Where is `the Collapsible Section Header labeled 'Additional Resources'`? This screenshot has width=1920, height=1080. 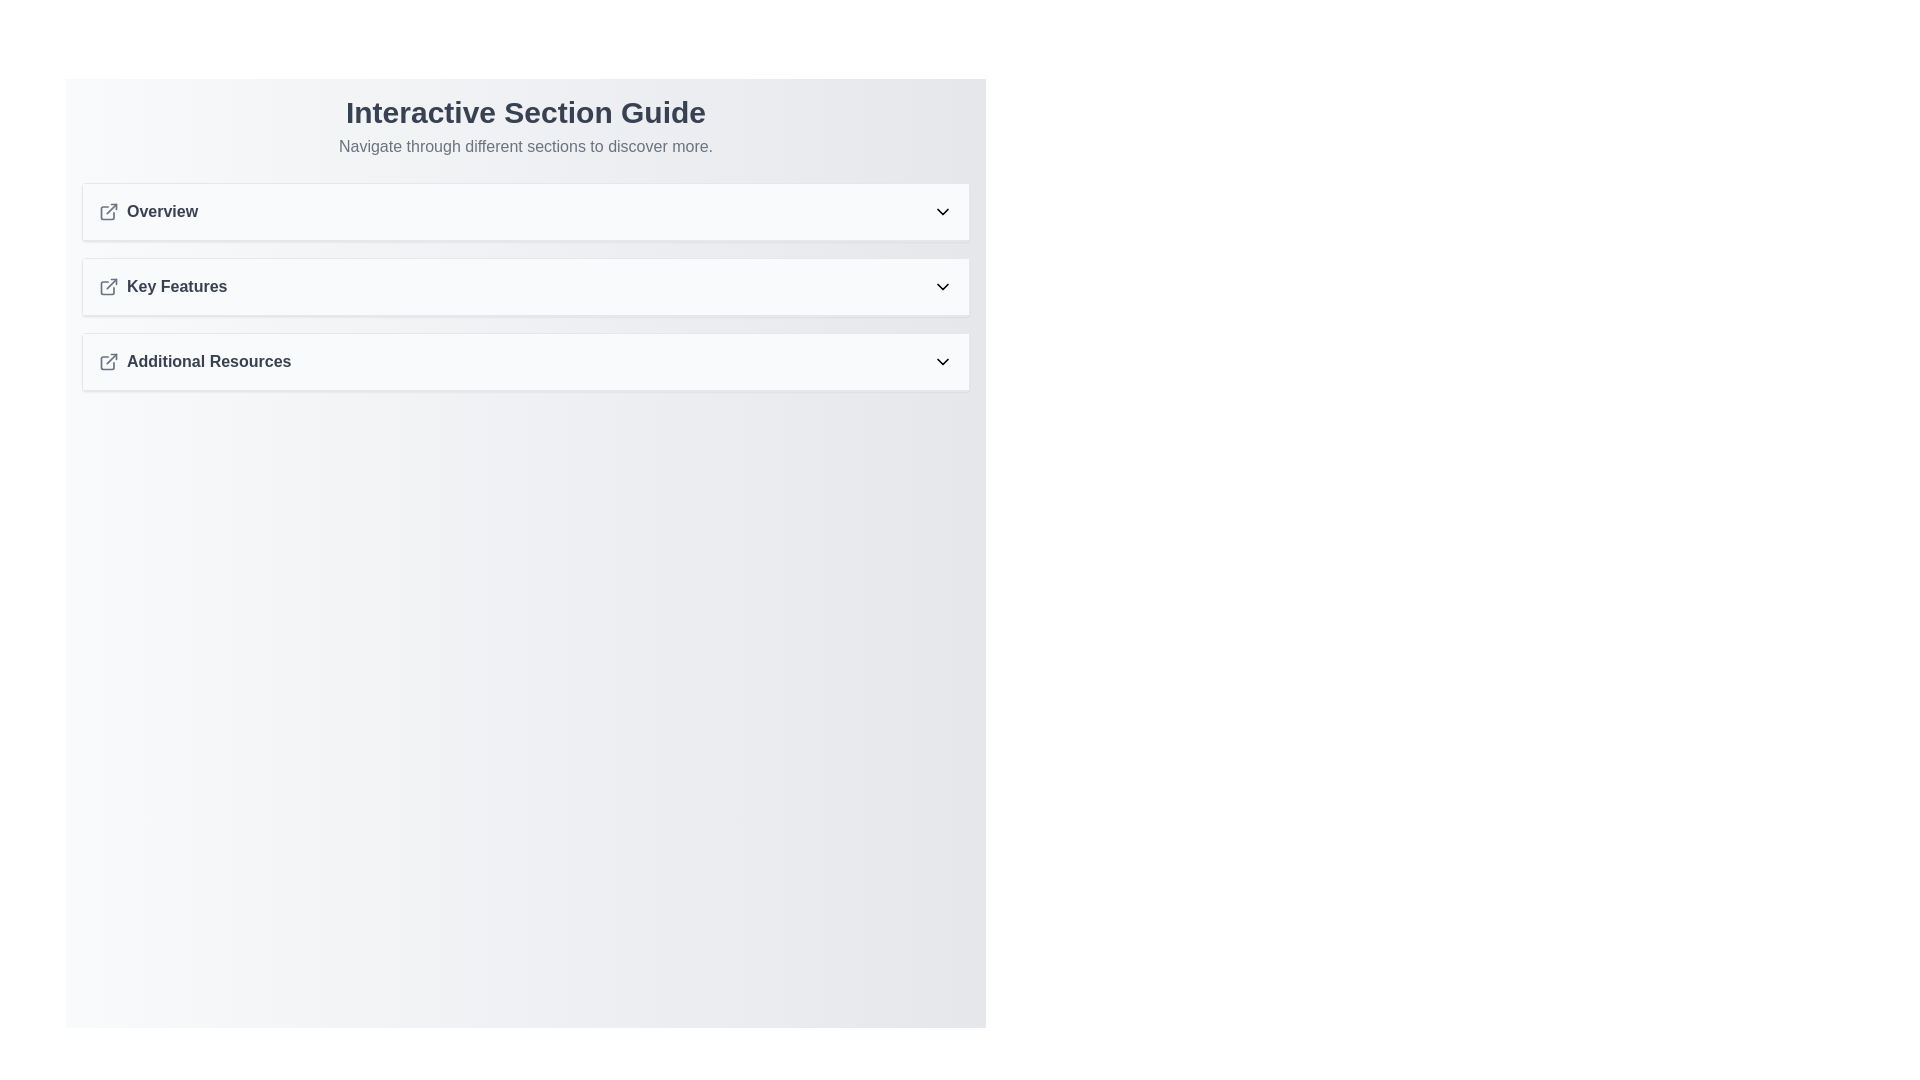
the Collapsible Section Header labeled 'Additional Resources' is located at coordinates (526, 362).